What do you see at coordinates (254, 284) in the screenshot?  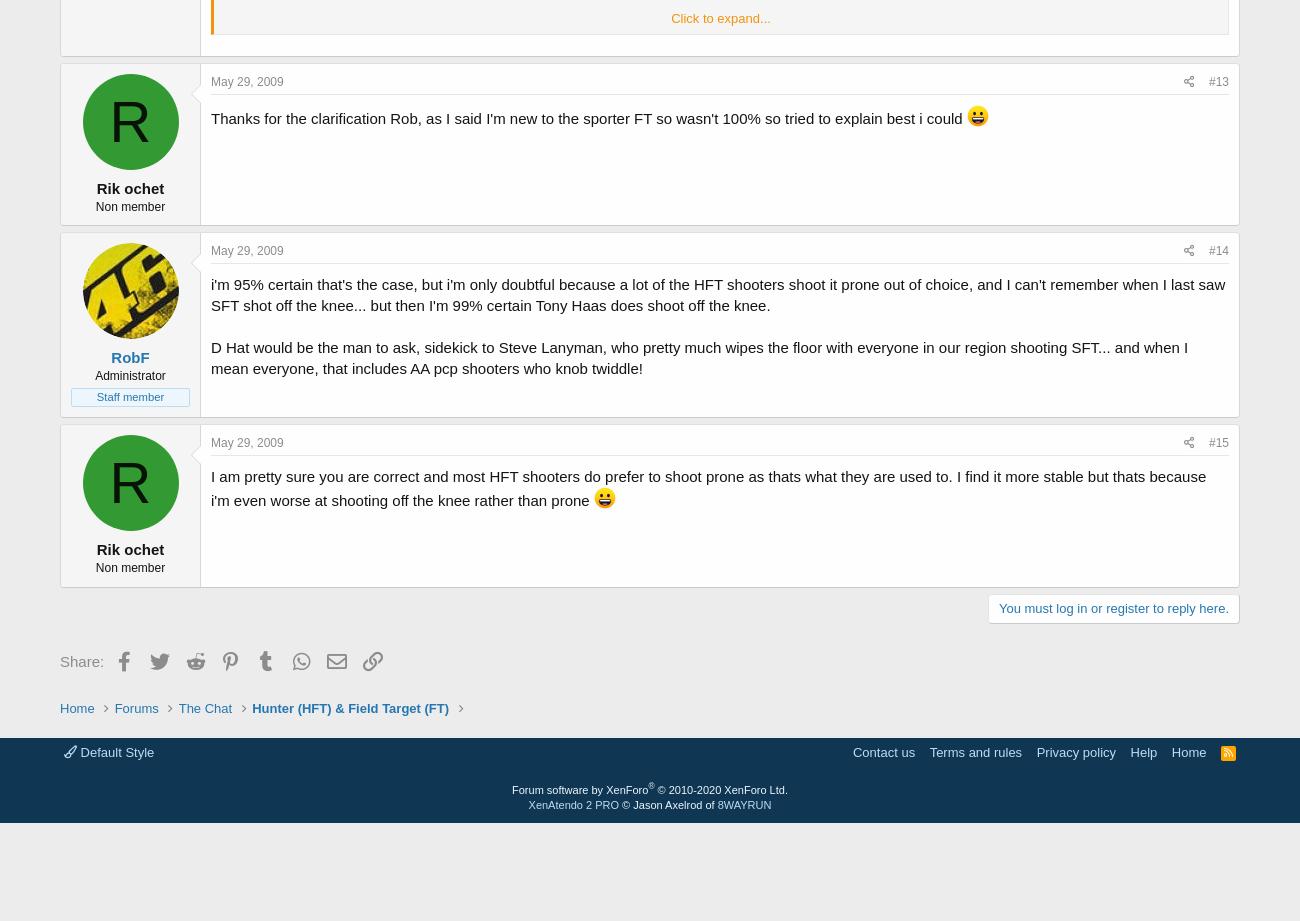 I see `'GENERAL'` at bounding box center [254, 284].